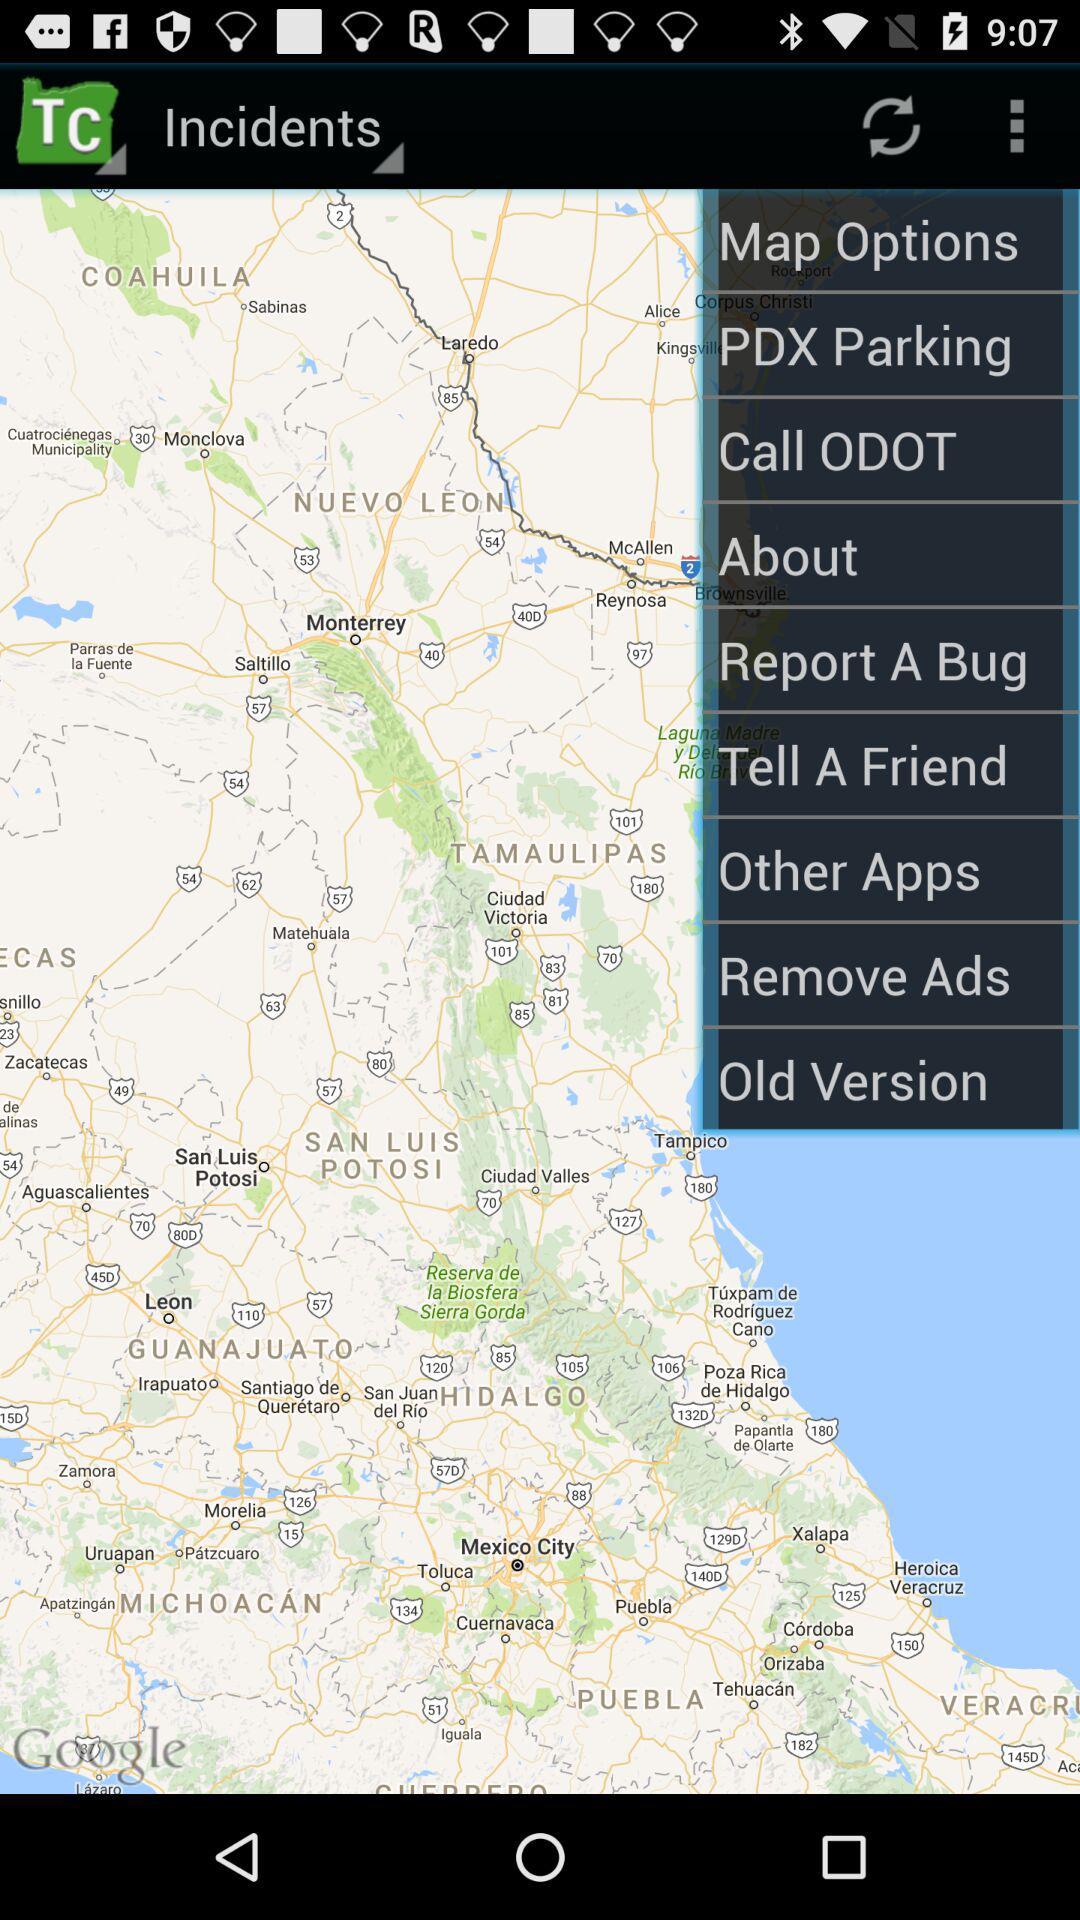  Describe the element at coordinates (889, 763) in the screenshot. I see `tell a friend` at that location.